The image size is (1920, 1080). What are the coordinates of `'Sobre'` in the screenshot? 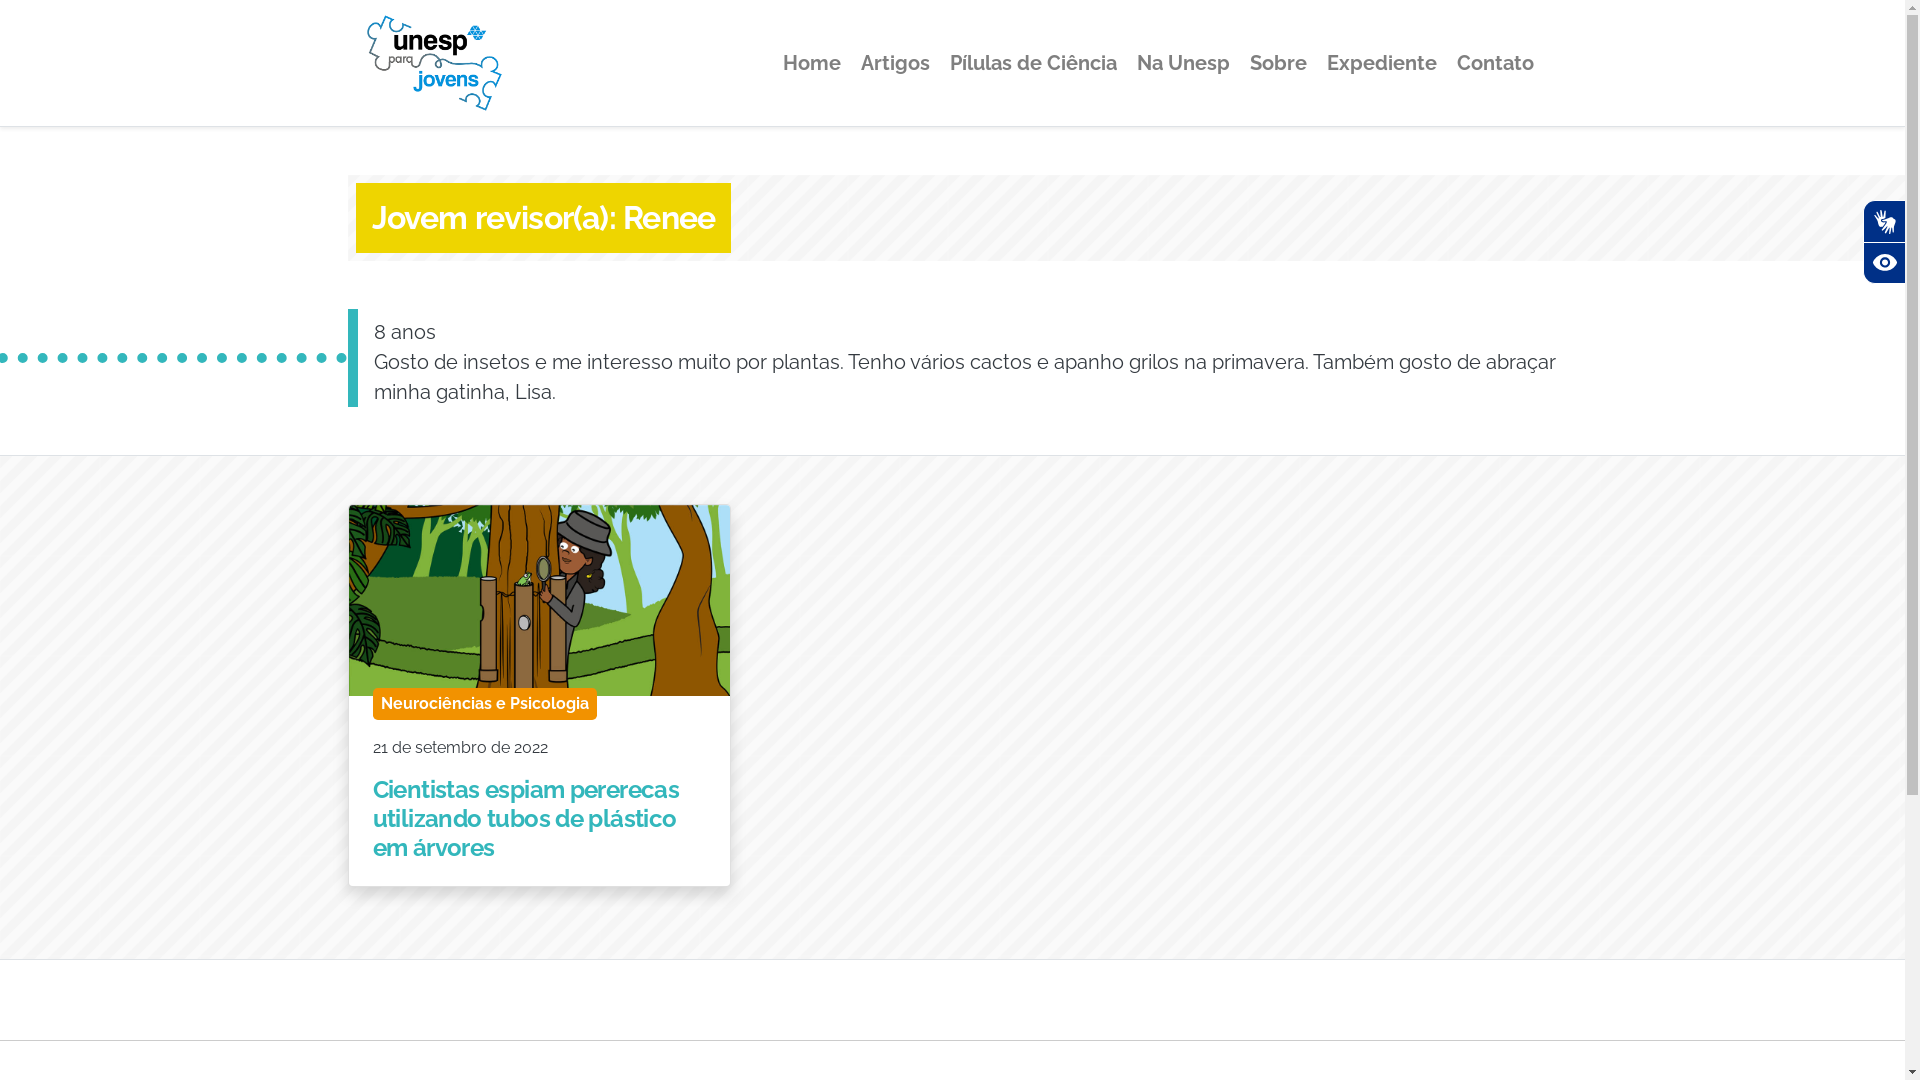 It's located at (1277, 61).